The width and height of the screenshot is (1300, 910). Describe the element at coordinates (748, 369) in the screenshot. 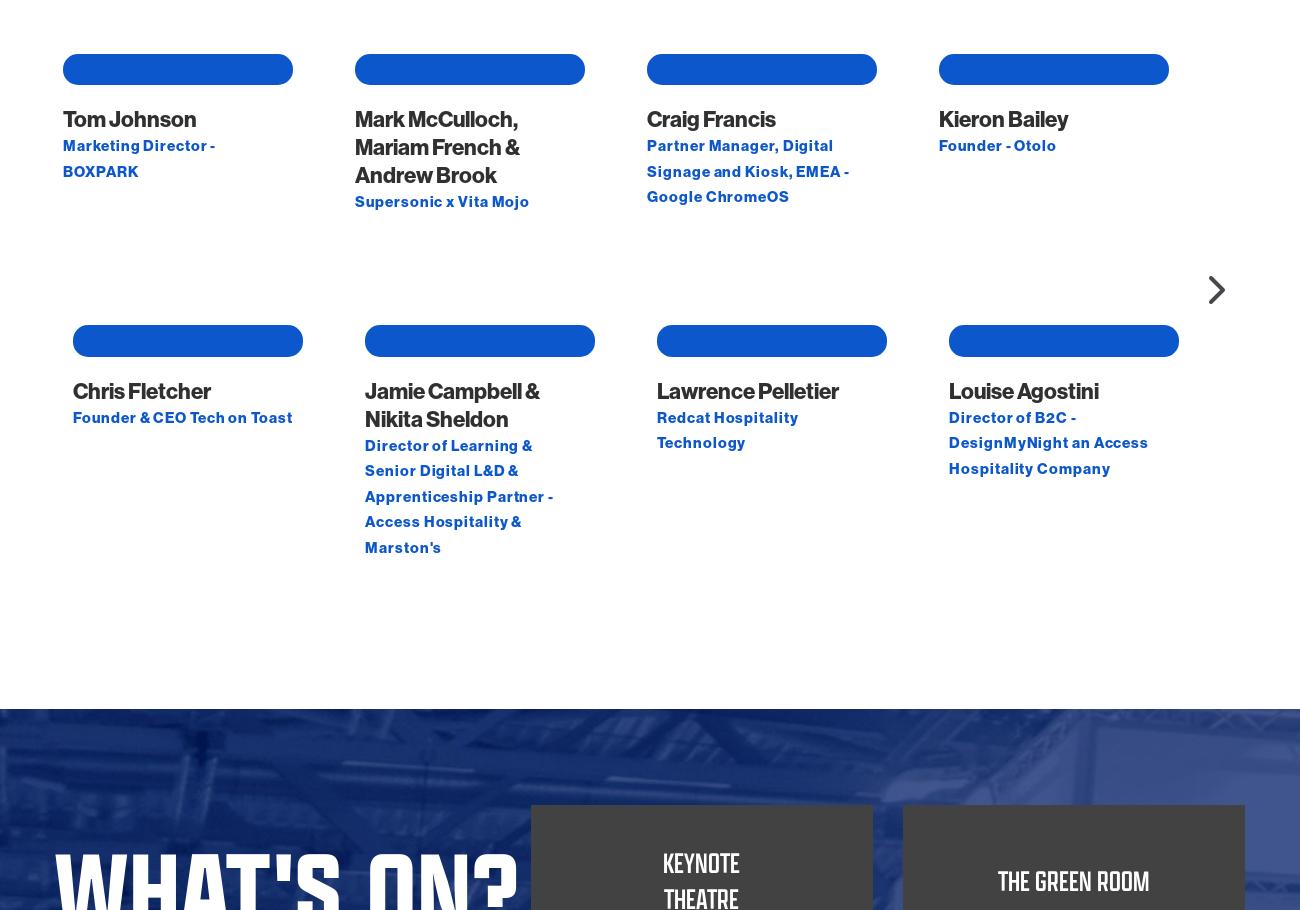

I see `'Partner Manager, Digital Signage and Kiosk, EMEA  - Google ChromeOS'` at that location.